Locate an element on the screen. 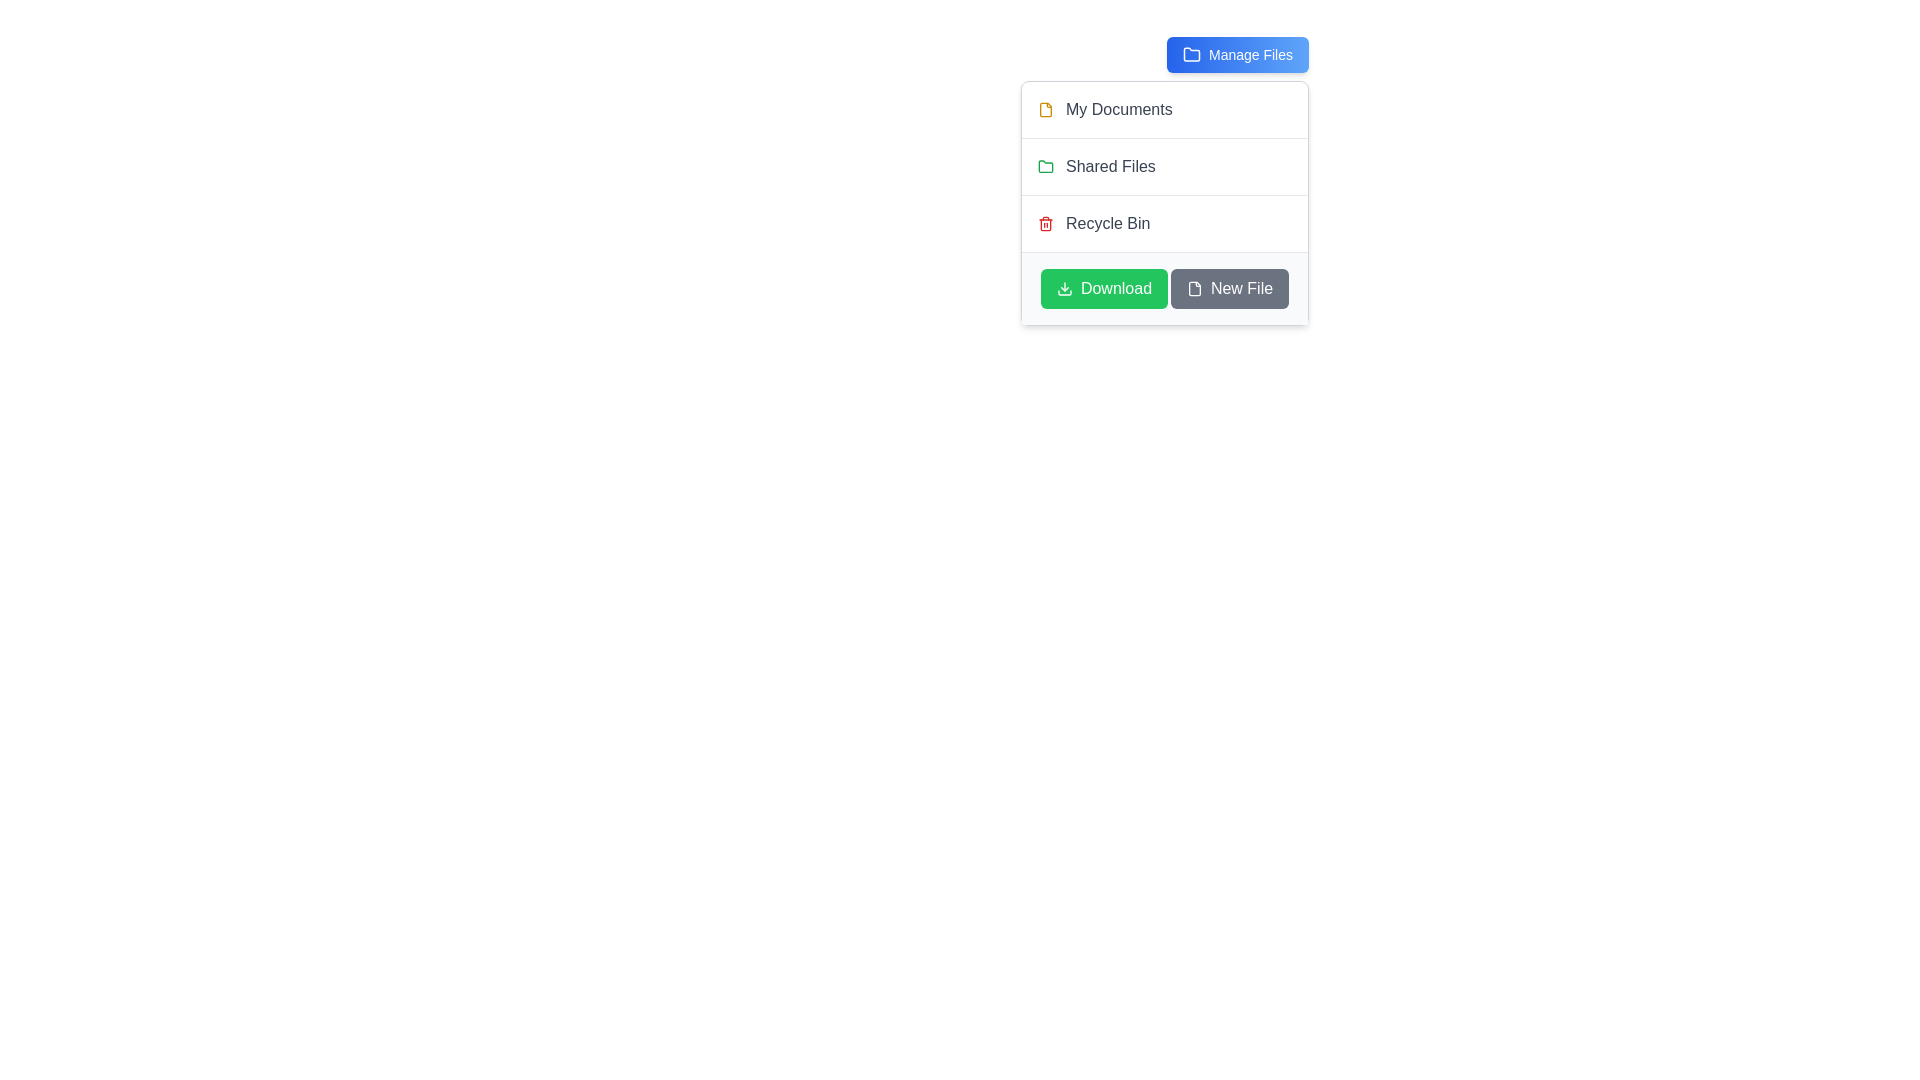  an item from the vertically stacked Menu List containing 'My Documents,' 'Shared Files,' and 'Recycle Bin' for further actions is located at coordinates (1165, 165).